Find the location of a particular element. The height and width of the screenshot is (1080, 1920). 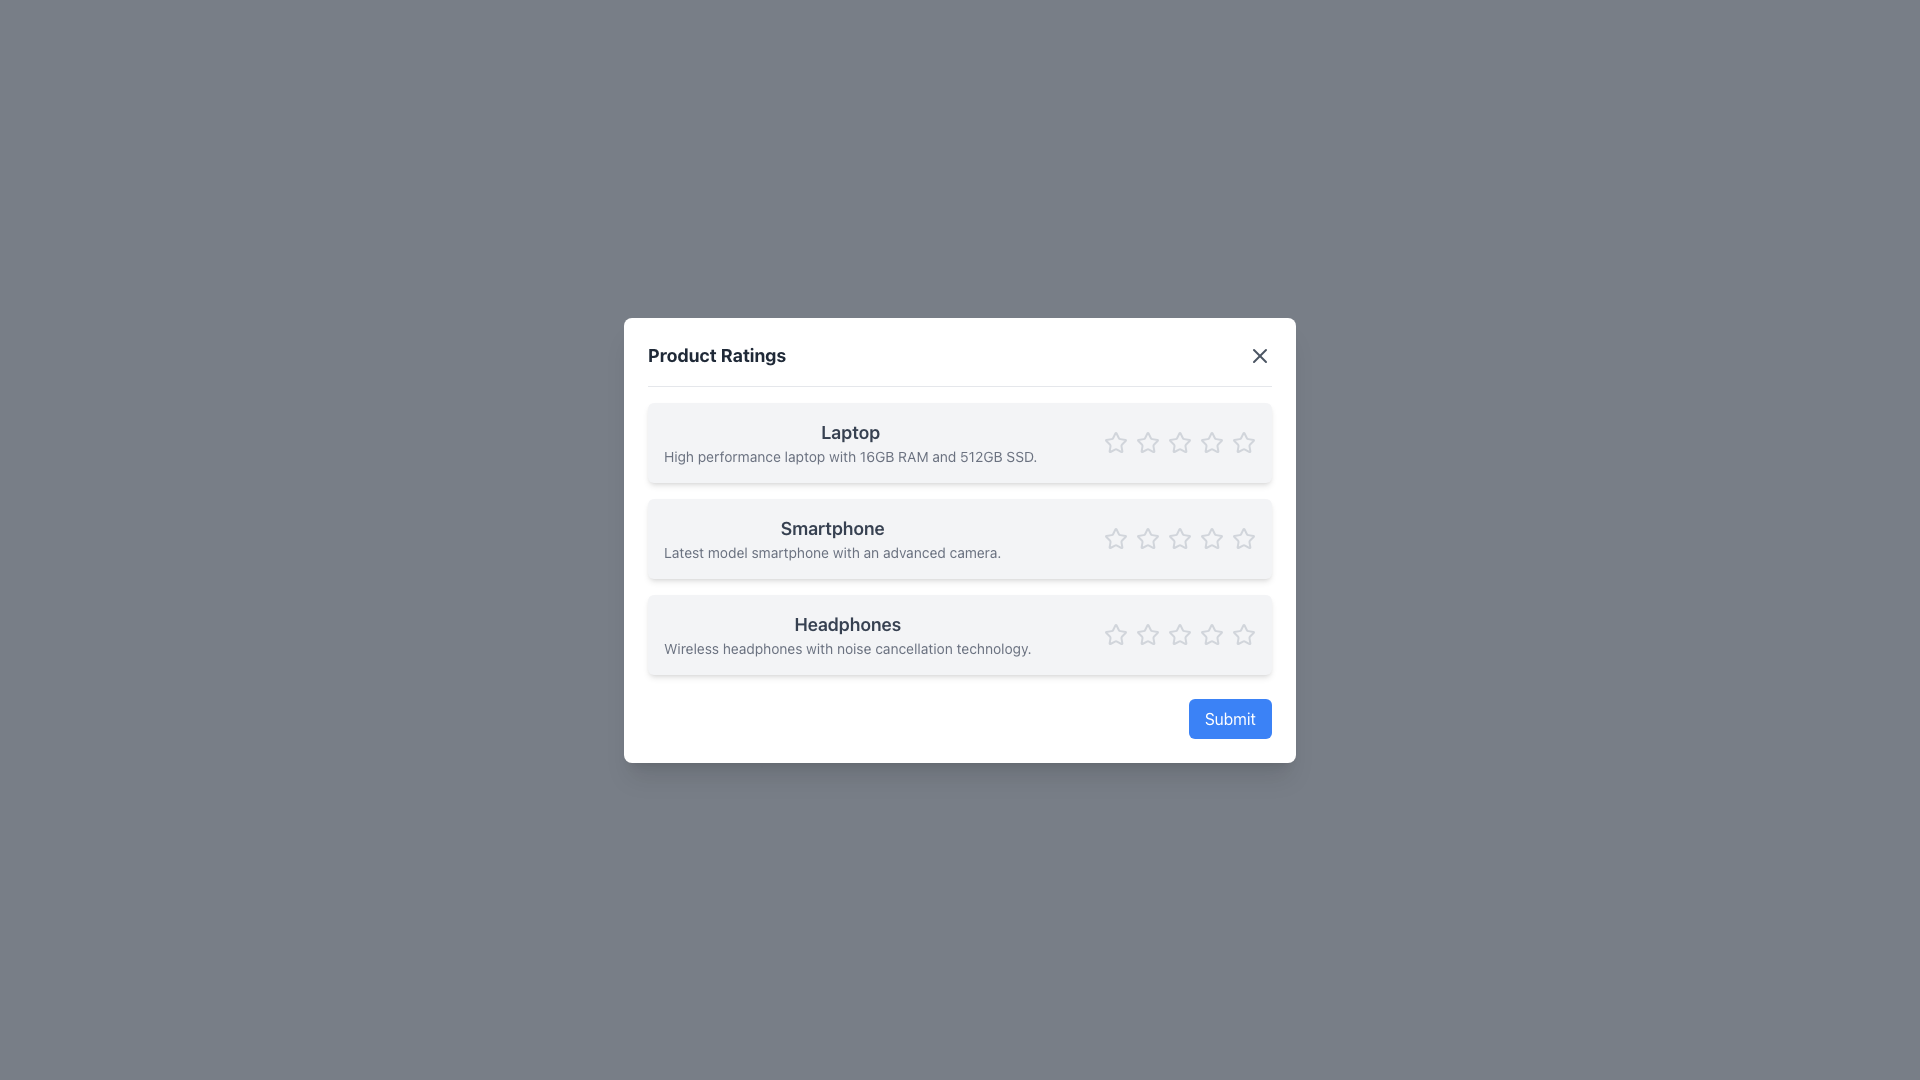

the first rating star icon for the 'Headphones' product is located at coordinates (1115, 634).